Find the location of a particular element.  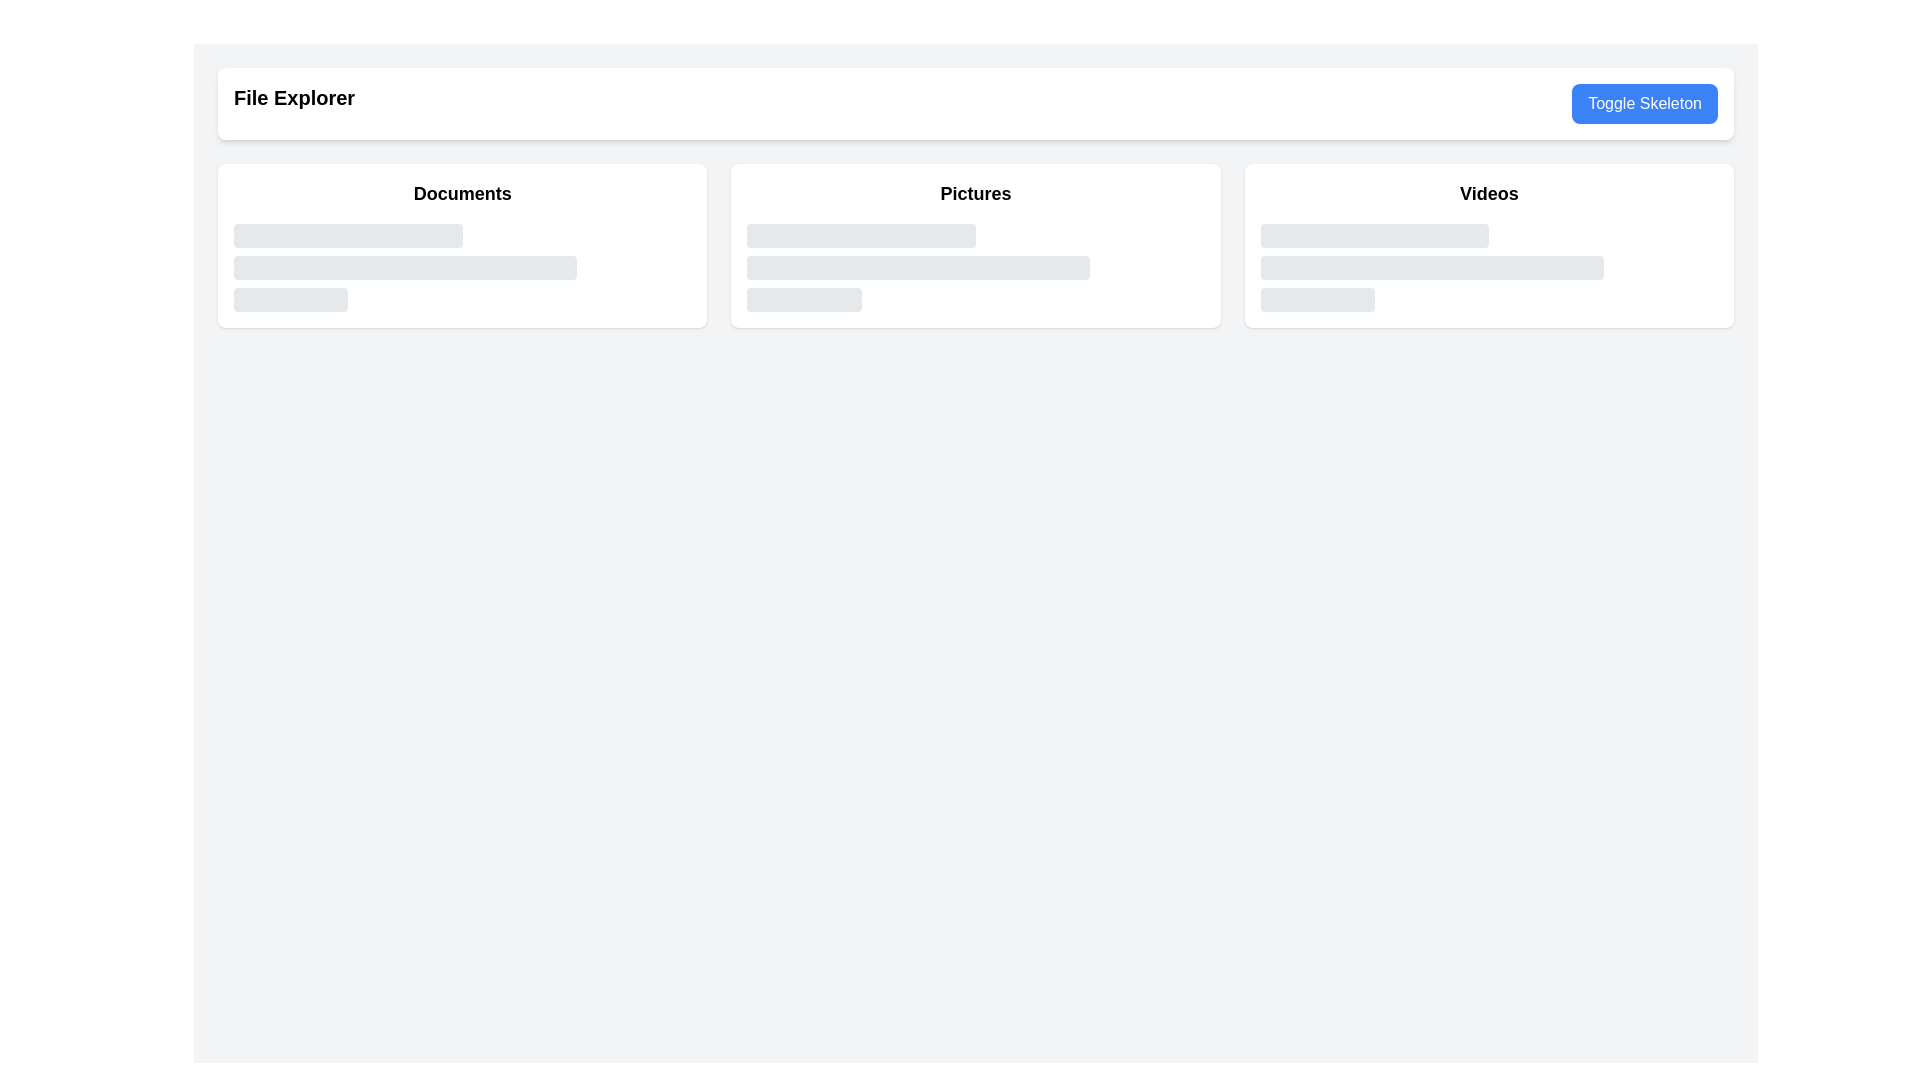

the loading skeleton bar, which is a rounded rectangular component located at the bottom of a group of three similar components in the 'Videos' section is located at coordinates (1317, 300).